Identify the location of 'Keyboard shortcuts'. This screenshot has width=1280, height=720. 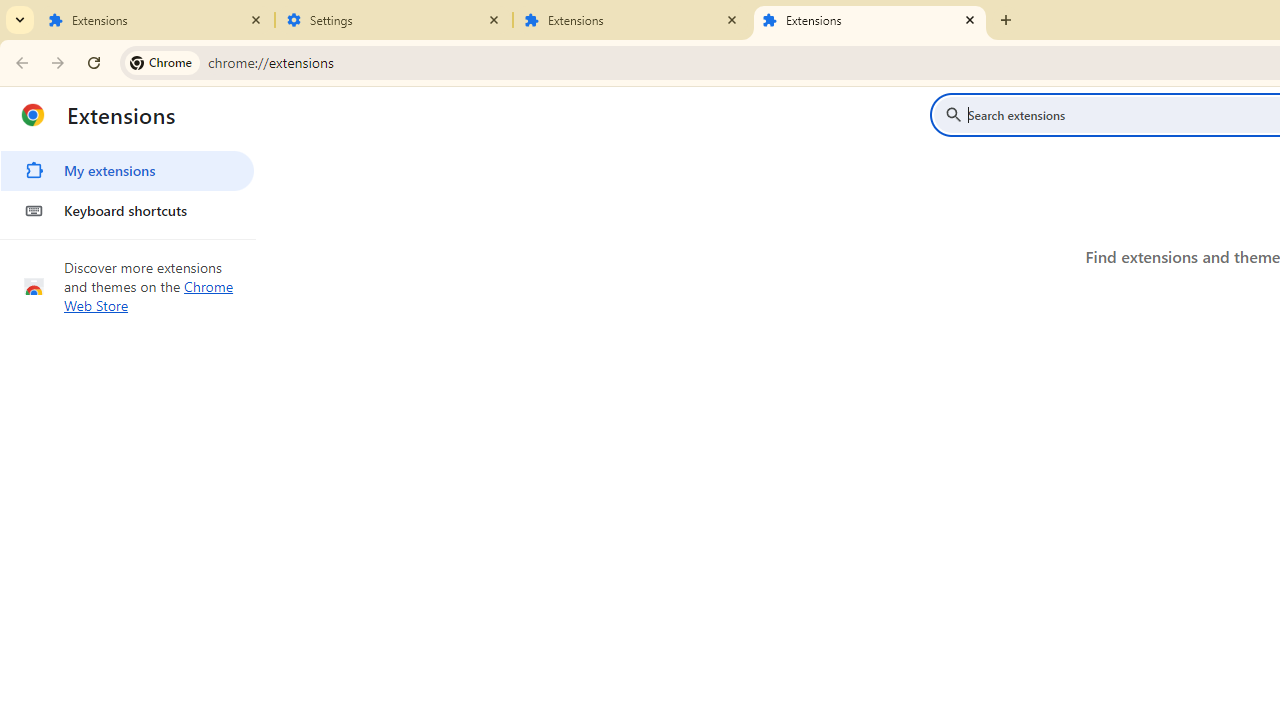
(126, 210).